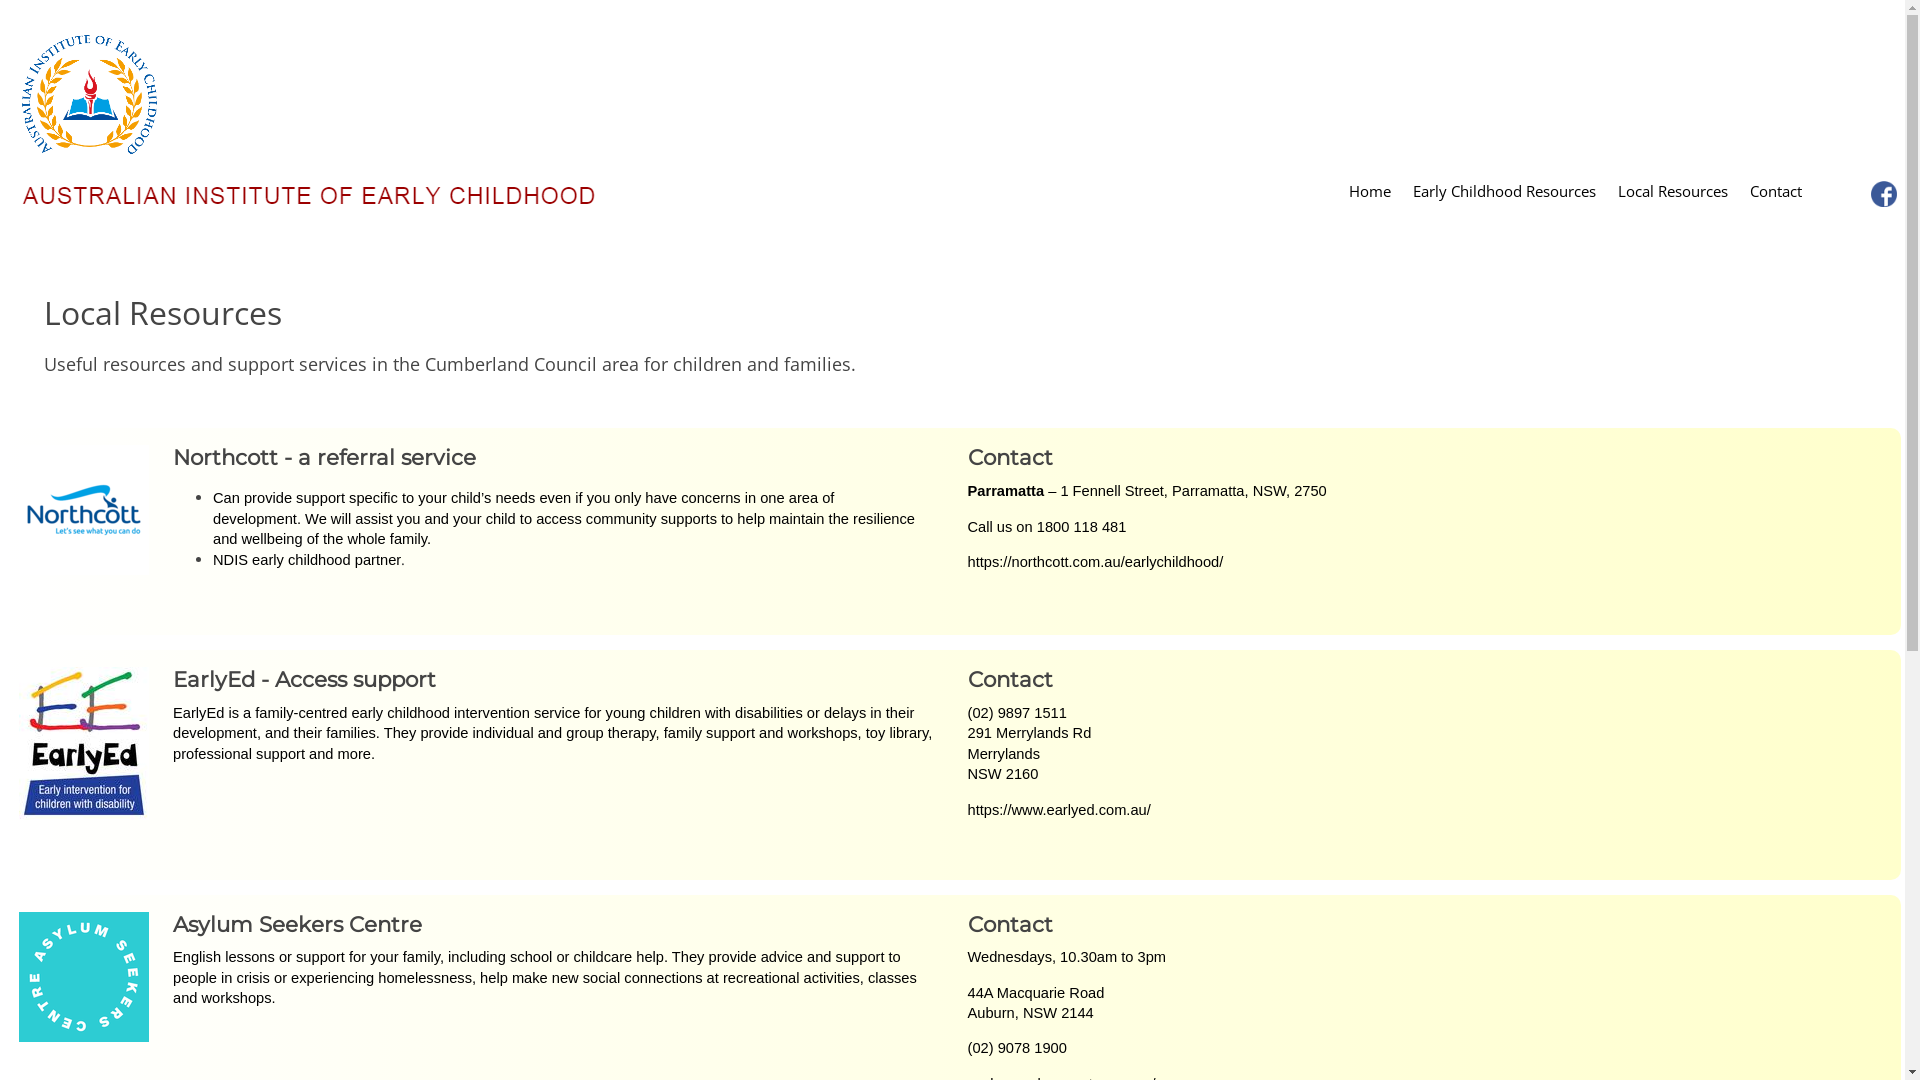  I want to click on 'Local Resources', so click(1673, 193).